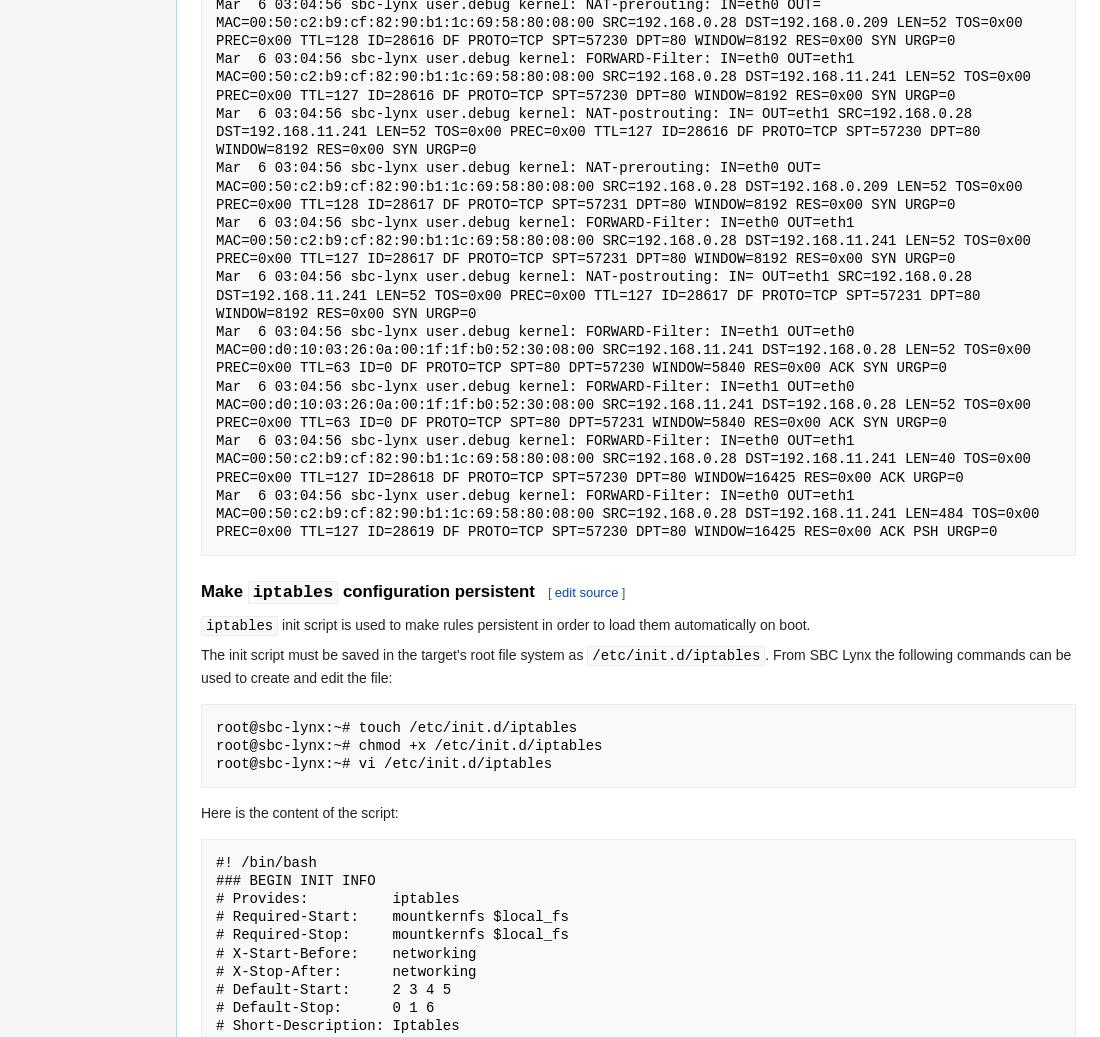 The image size is (1100, 1037). I want to click on '. From SBC Lynx the following commands can be used to create and edit the file:', so click(636, 665).